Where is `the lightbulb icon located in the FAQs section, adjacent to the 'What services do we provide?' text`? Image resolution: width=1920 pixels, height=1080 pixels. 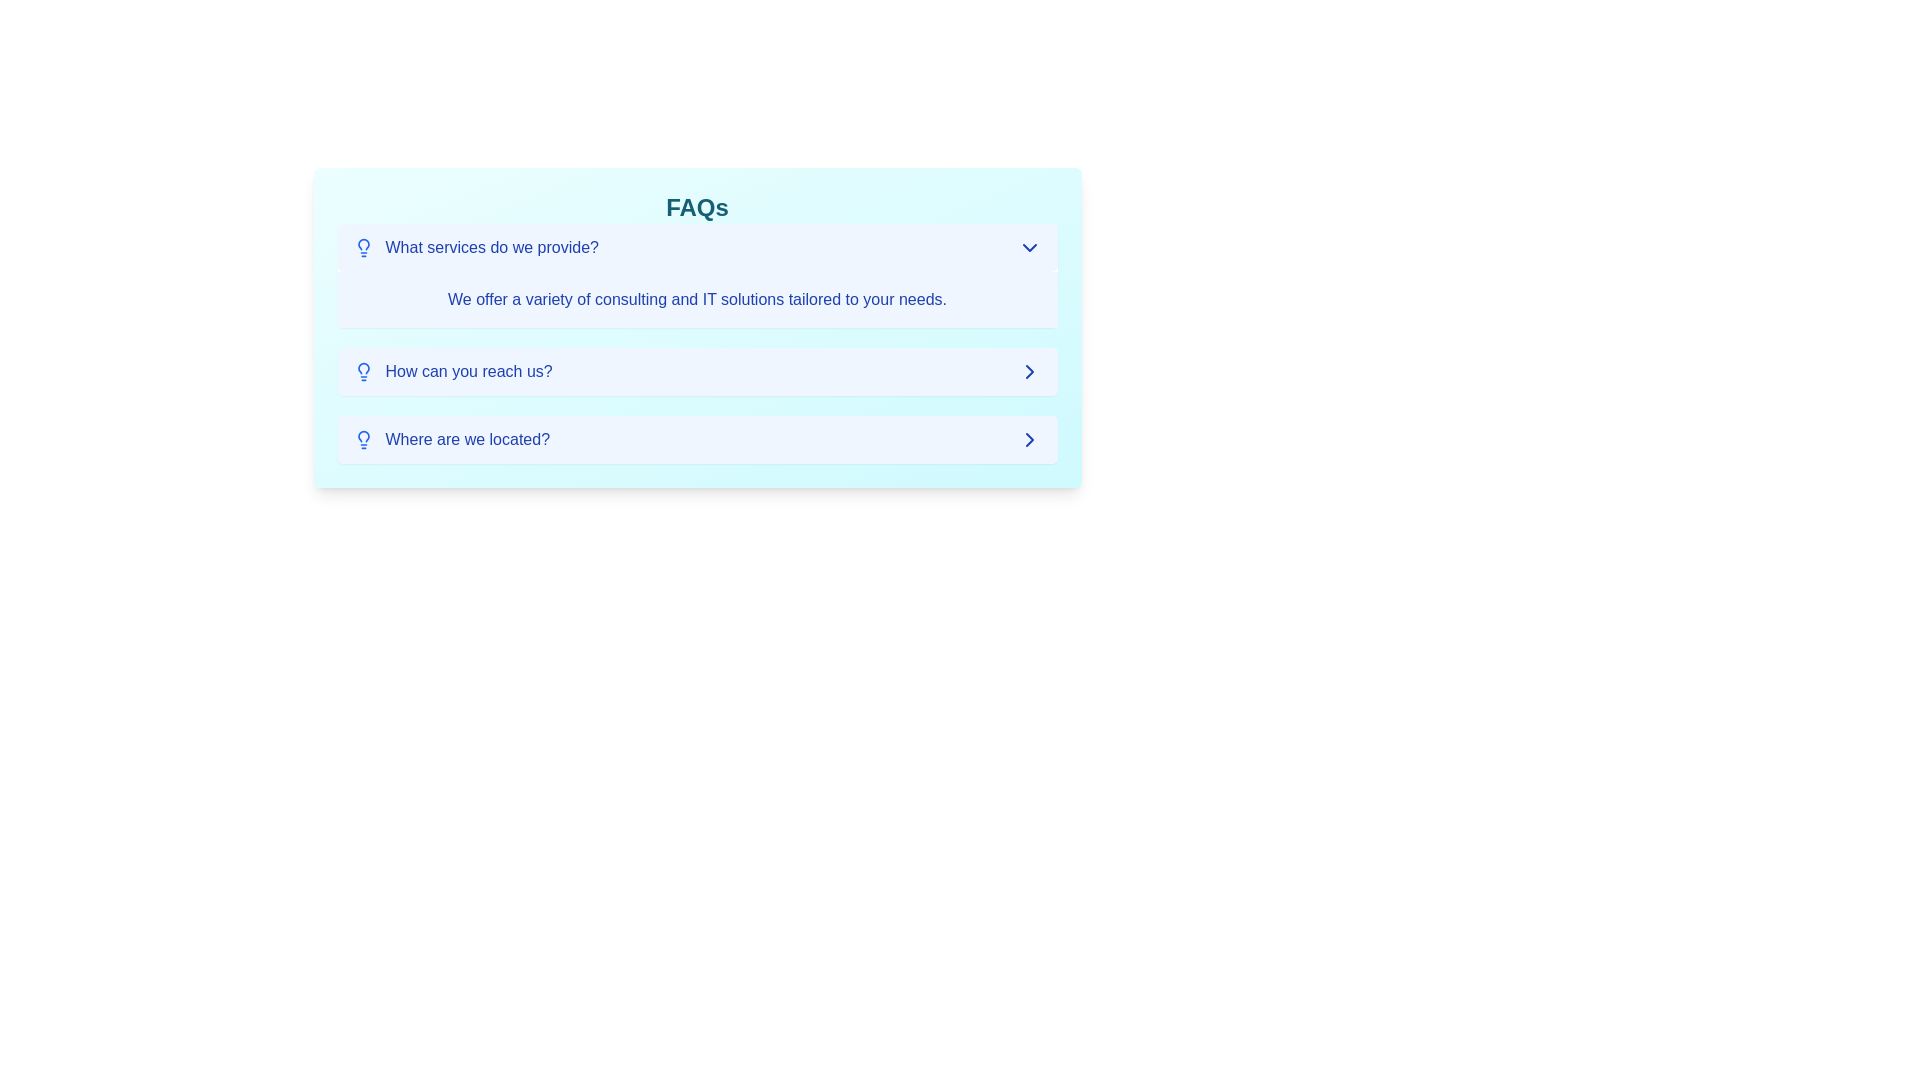
the lightbulb icon located in the FAQs section, adjacent to the 'What services do we provide?' text is located at coordinates (363, 246).